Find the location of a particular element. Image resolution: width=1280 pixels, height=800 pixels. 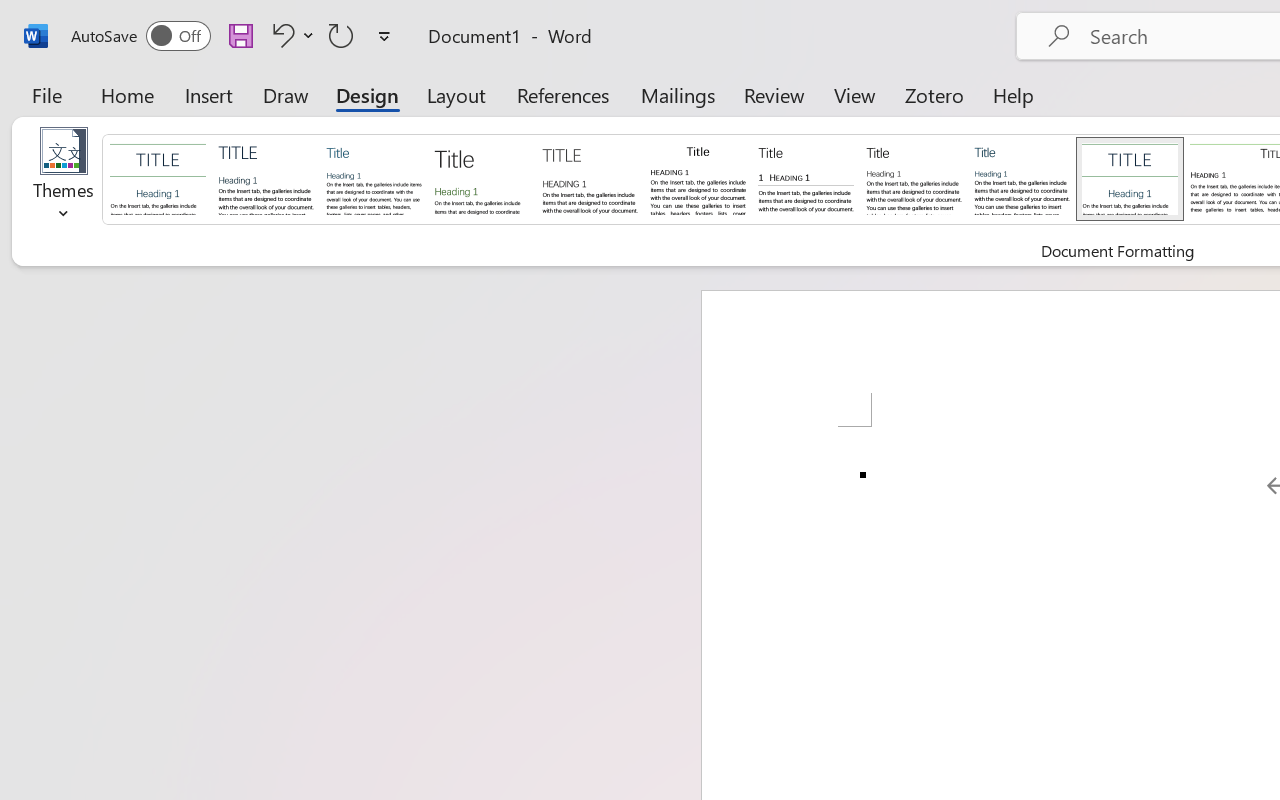

'Themes' is located at coordinates (64, 179).